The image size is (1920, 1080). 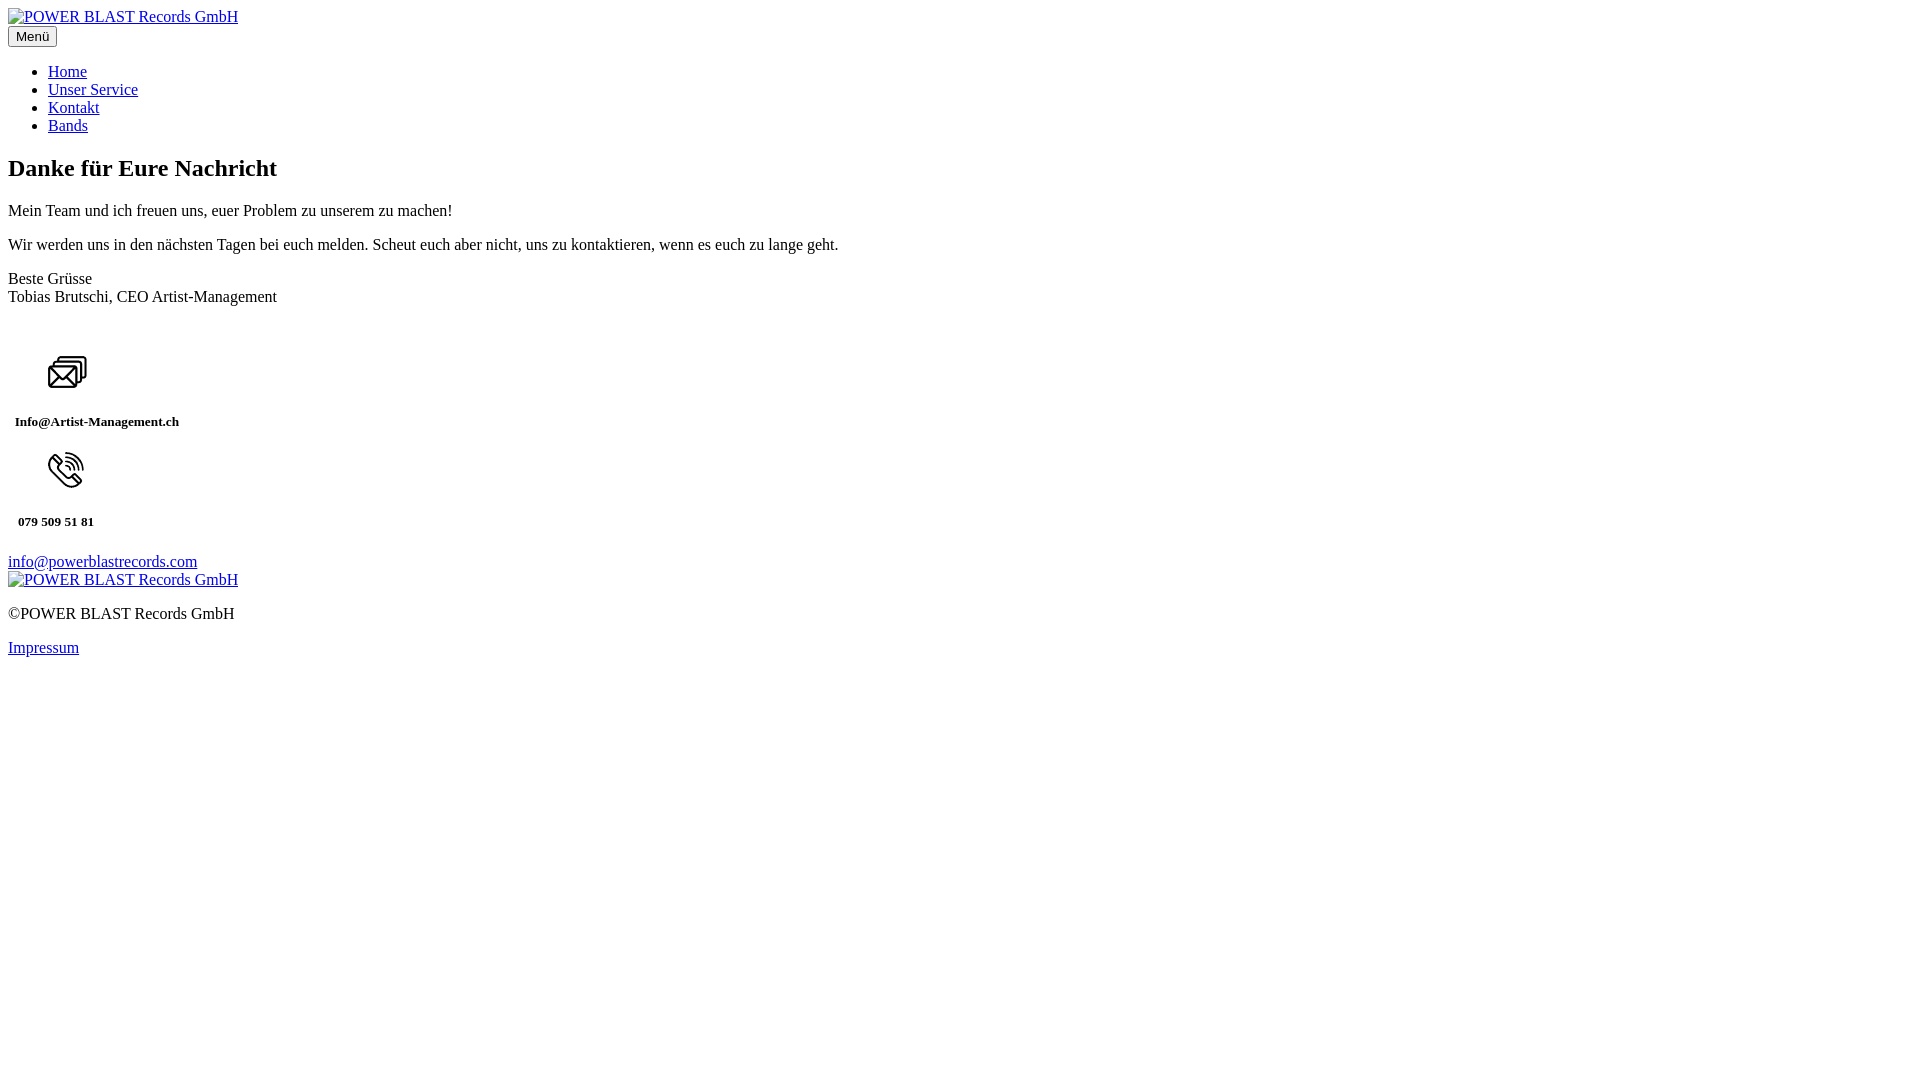 What do you see at coordinates (67, 70) in the screenshot?
I see `'Home'` at bounding box center [67, 70].